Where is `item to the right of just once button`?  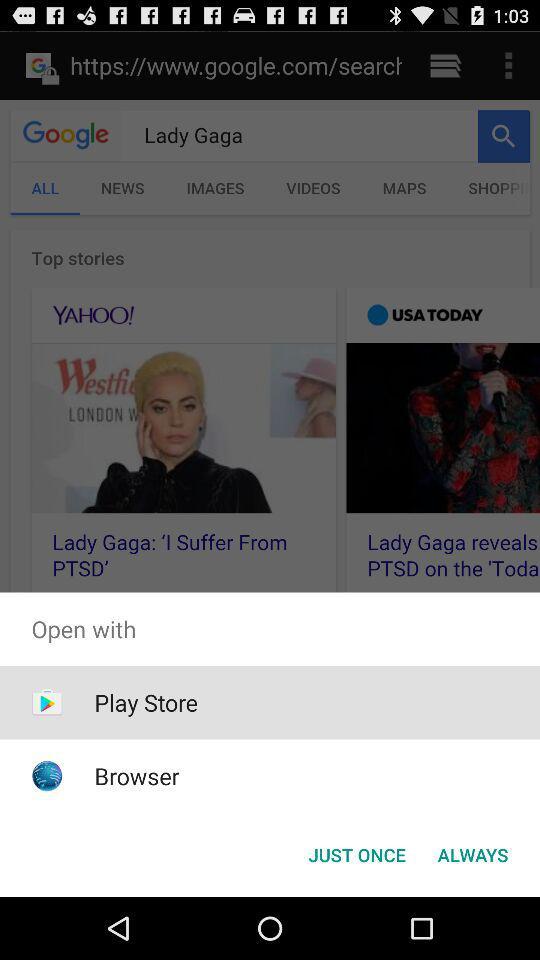
item to the right of just once button is located at coordinates (472, 853).